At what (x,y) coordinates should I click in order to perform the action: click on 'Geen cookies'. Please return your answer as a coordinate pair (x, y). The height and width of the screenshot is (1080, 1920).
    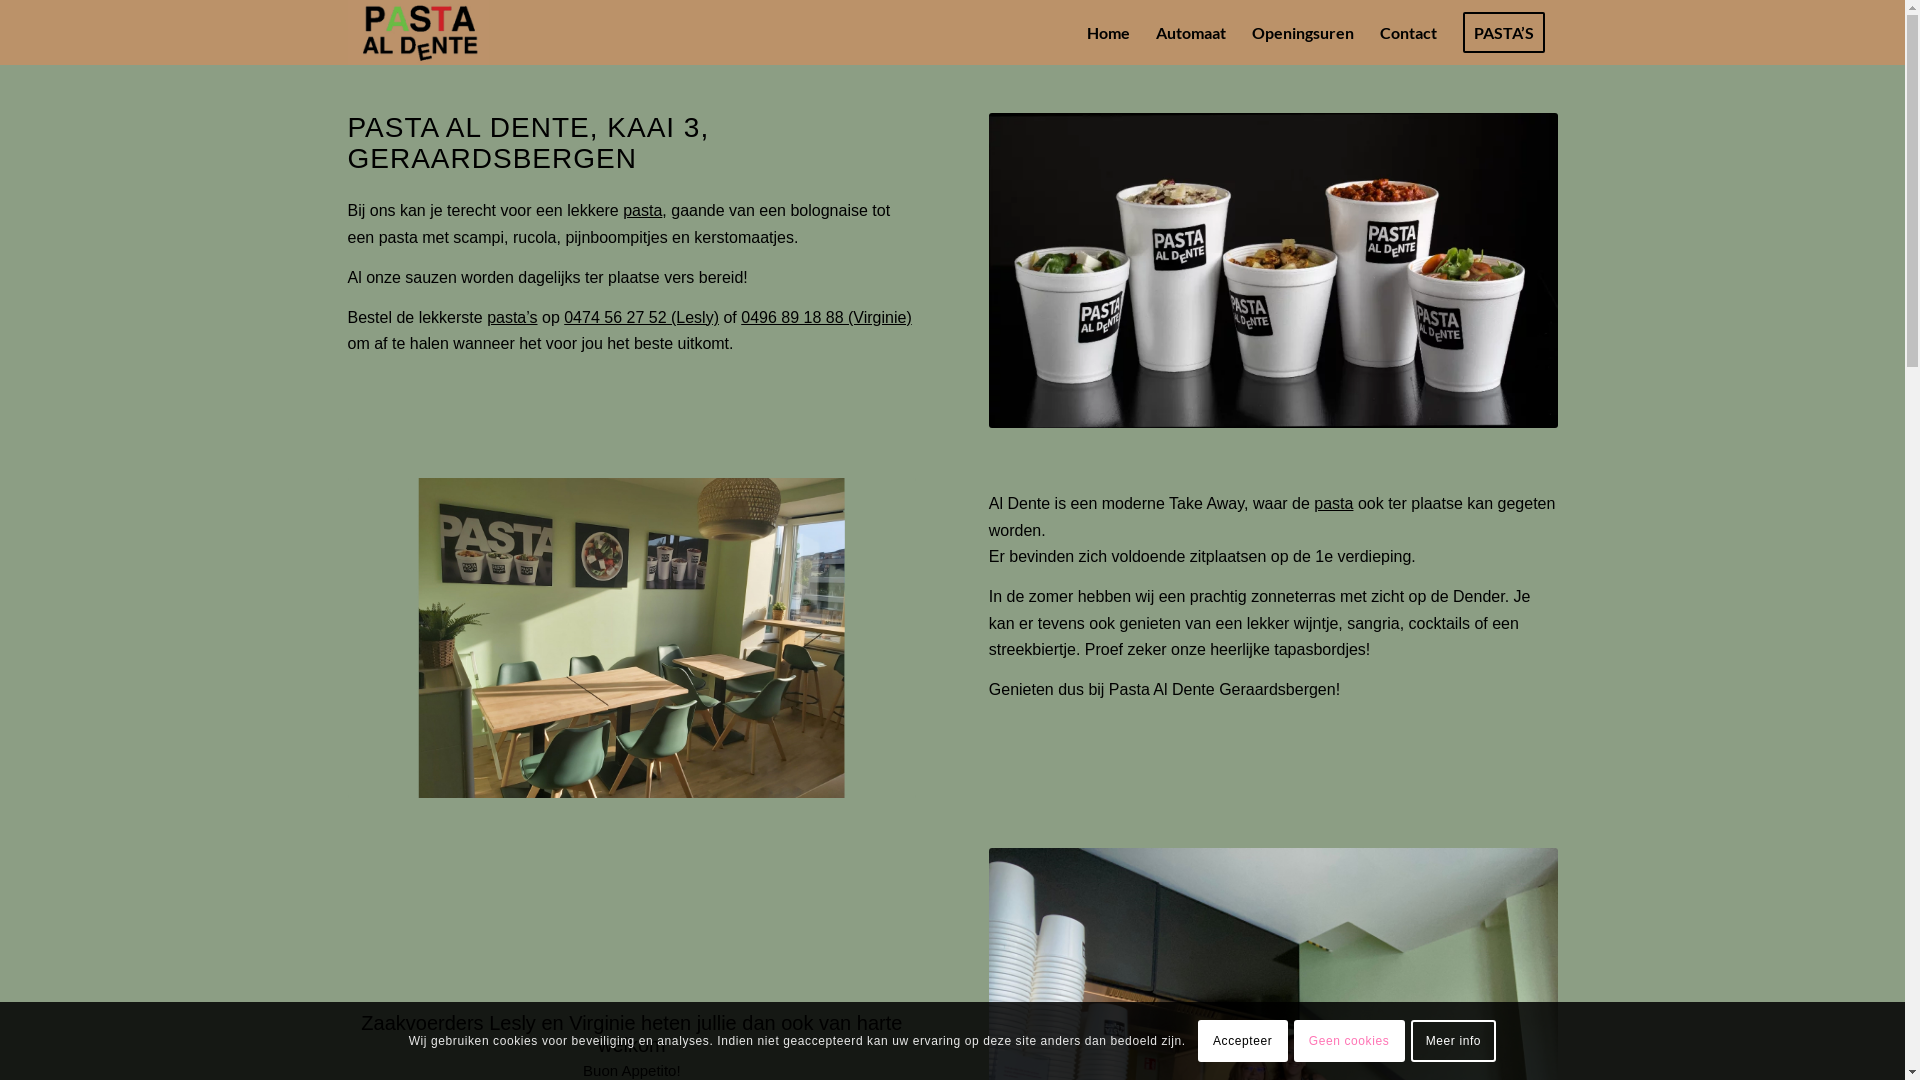
    Looking at the image, I should click on (1349, 1040).